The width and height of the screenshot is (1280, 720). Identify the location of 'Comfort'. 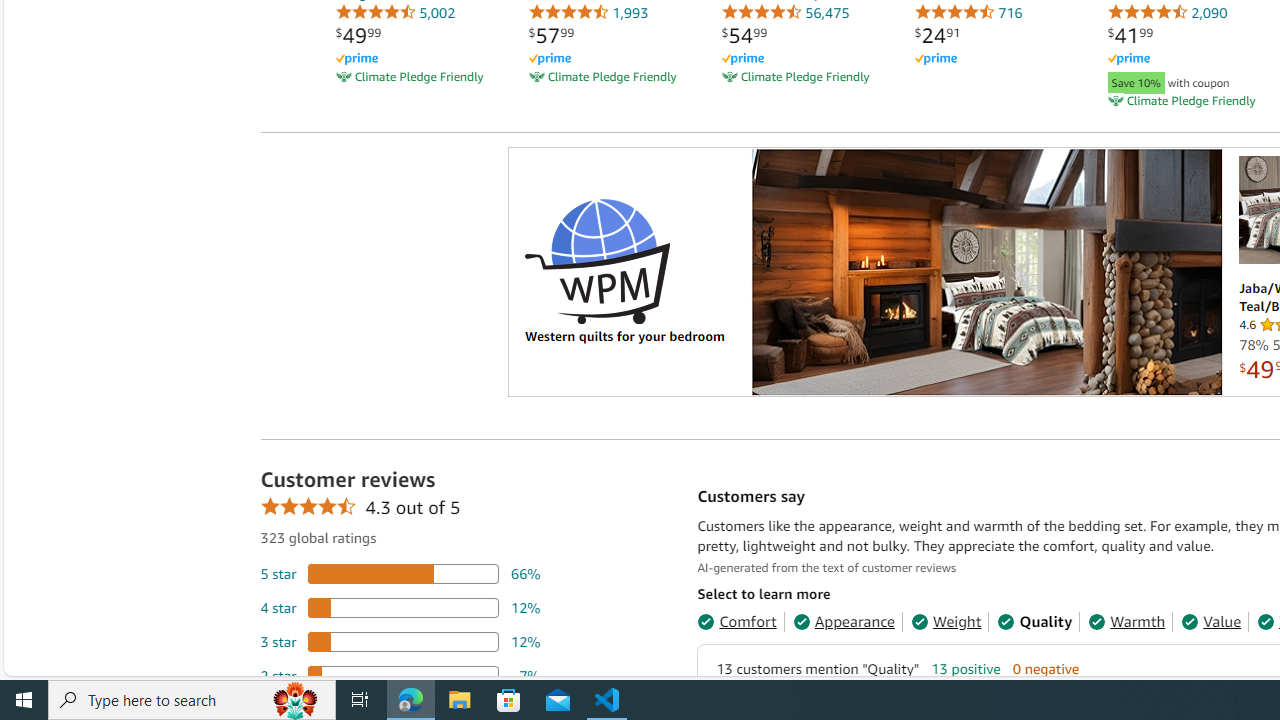
(736, 620).